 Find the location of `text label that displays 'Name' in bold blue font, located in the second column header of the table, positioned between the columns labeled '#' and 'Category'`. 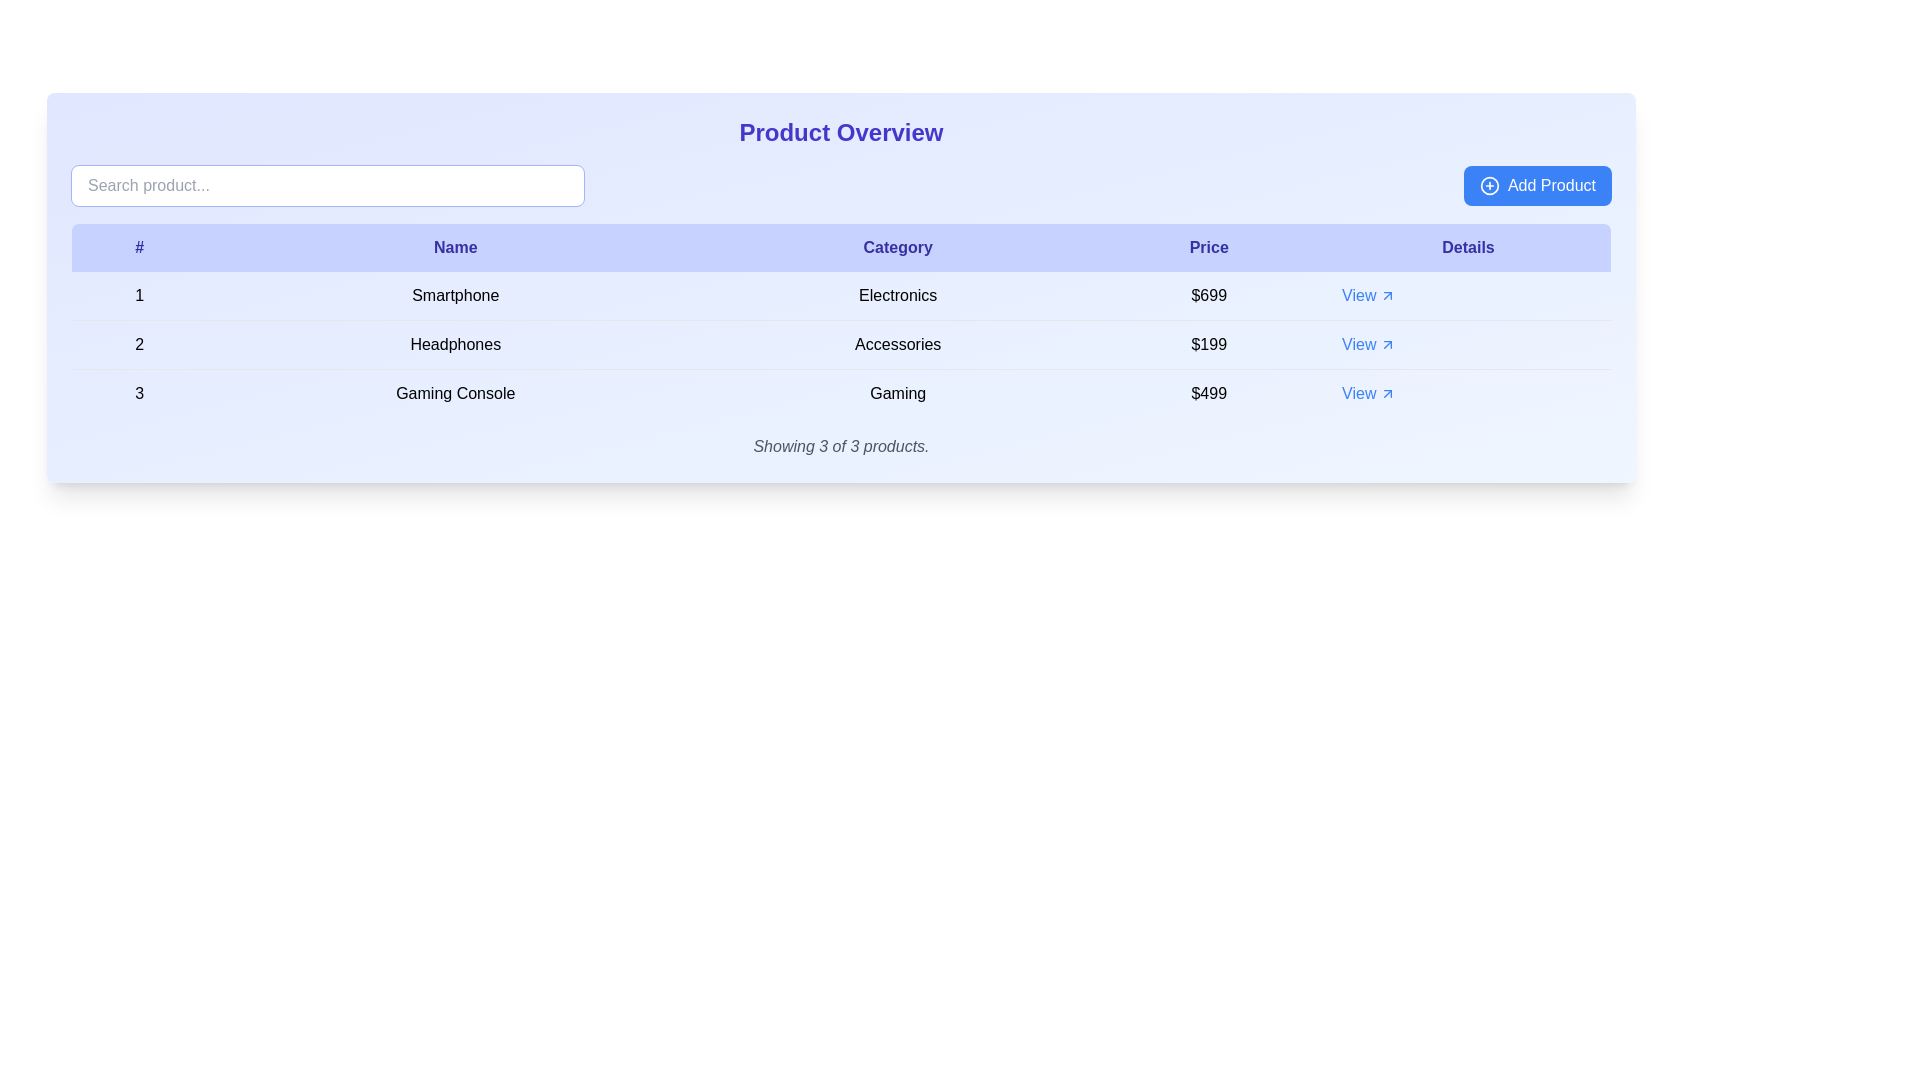

text label that displays 'Name' in bold blue font, located in the second column header of the table, positioned between the columns labeled '#' and 'Category' is located at coordinates (454, 246).